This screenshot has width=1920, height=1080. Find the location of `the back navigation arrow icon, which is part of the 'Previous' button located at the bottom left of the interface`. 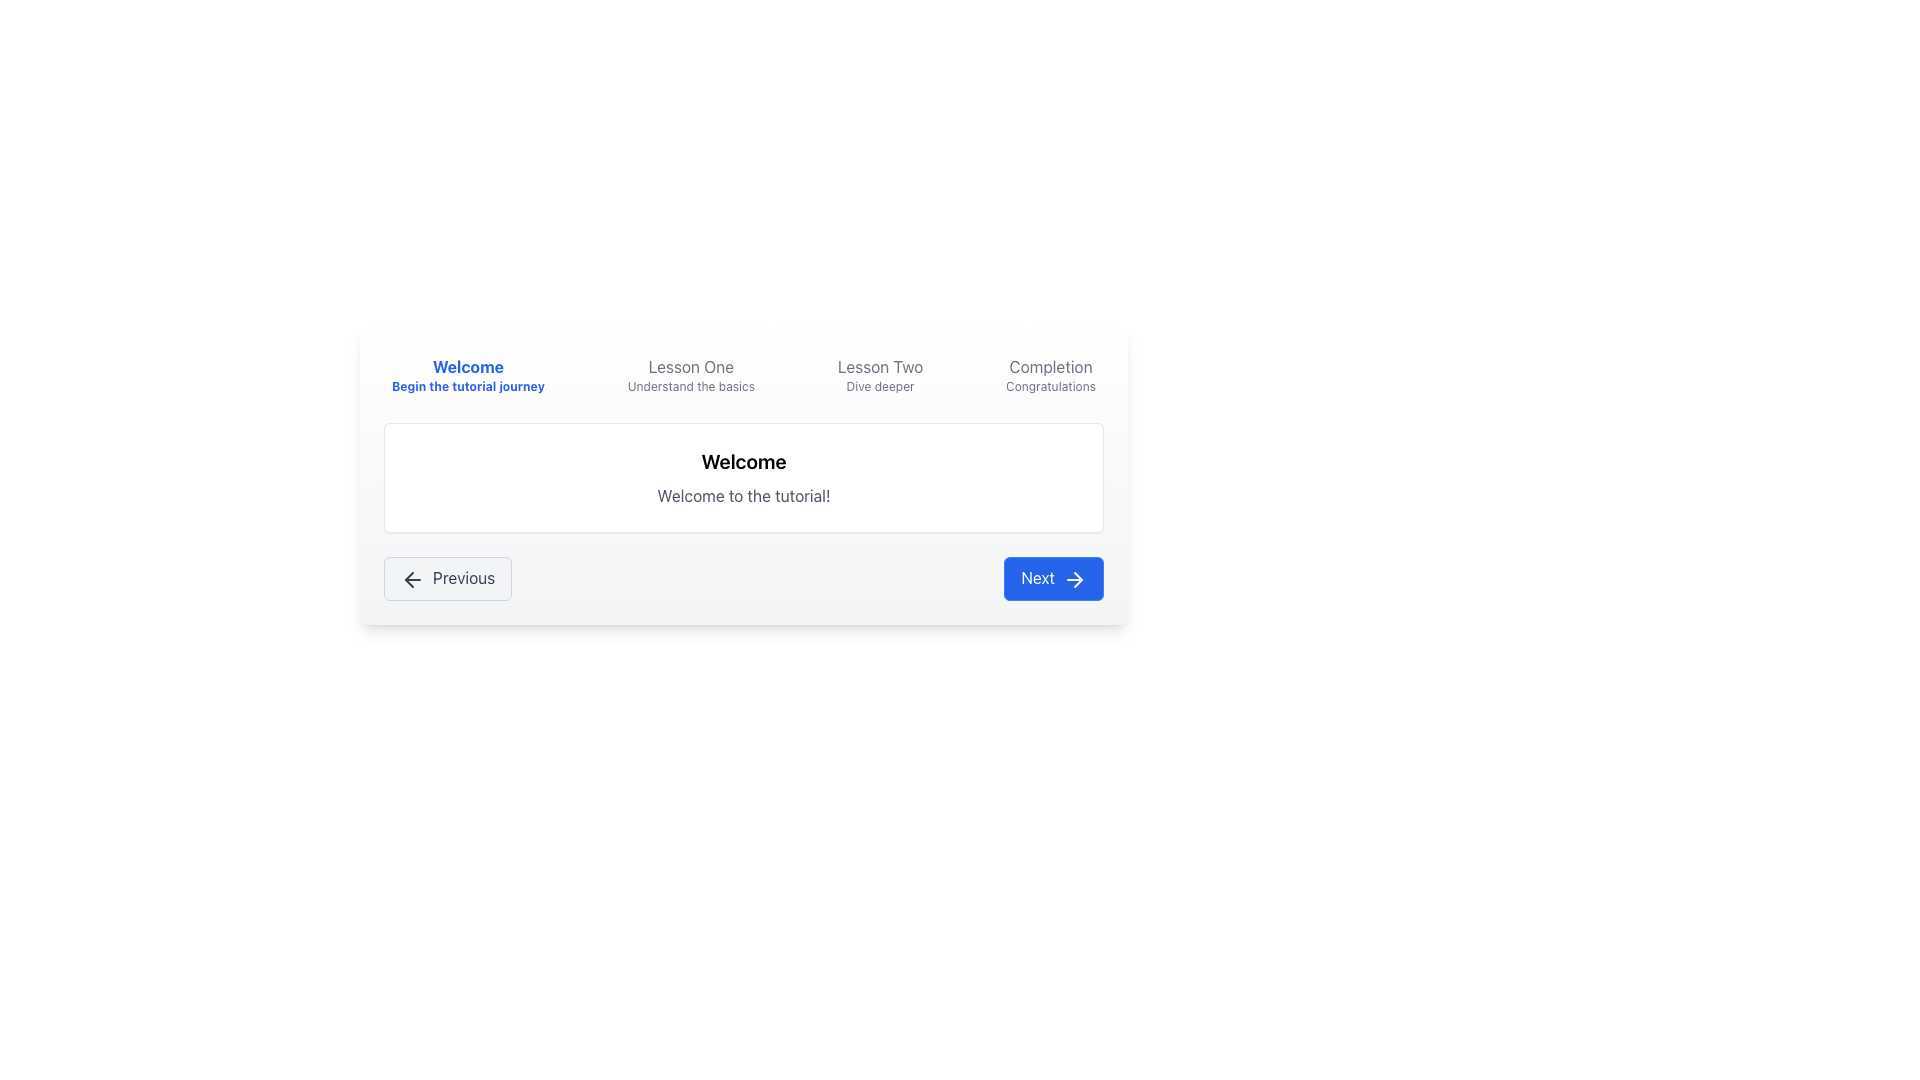

the back navigation arrow icon, which is part of the 'Previous' button located at the bottom left of the interface is located at coordinates (408, 579).